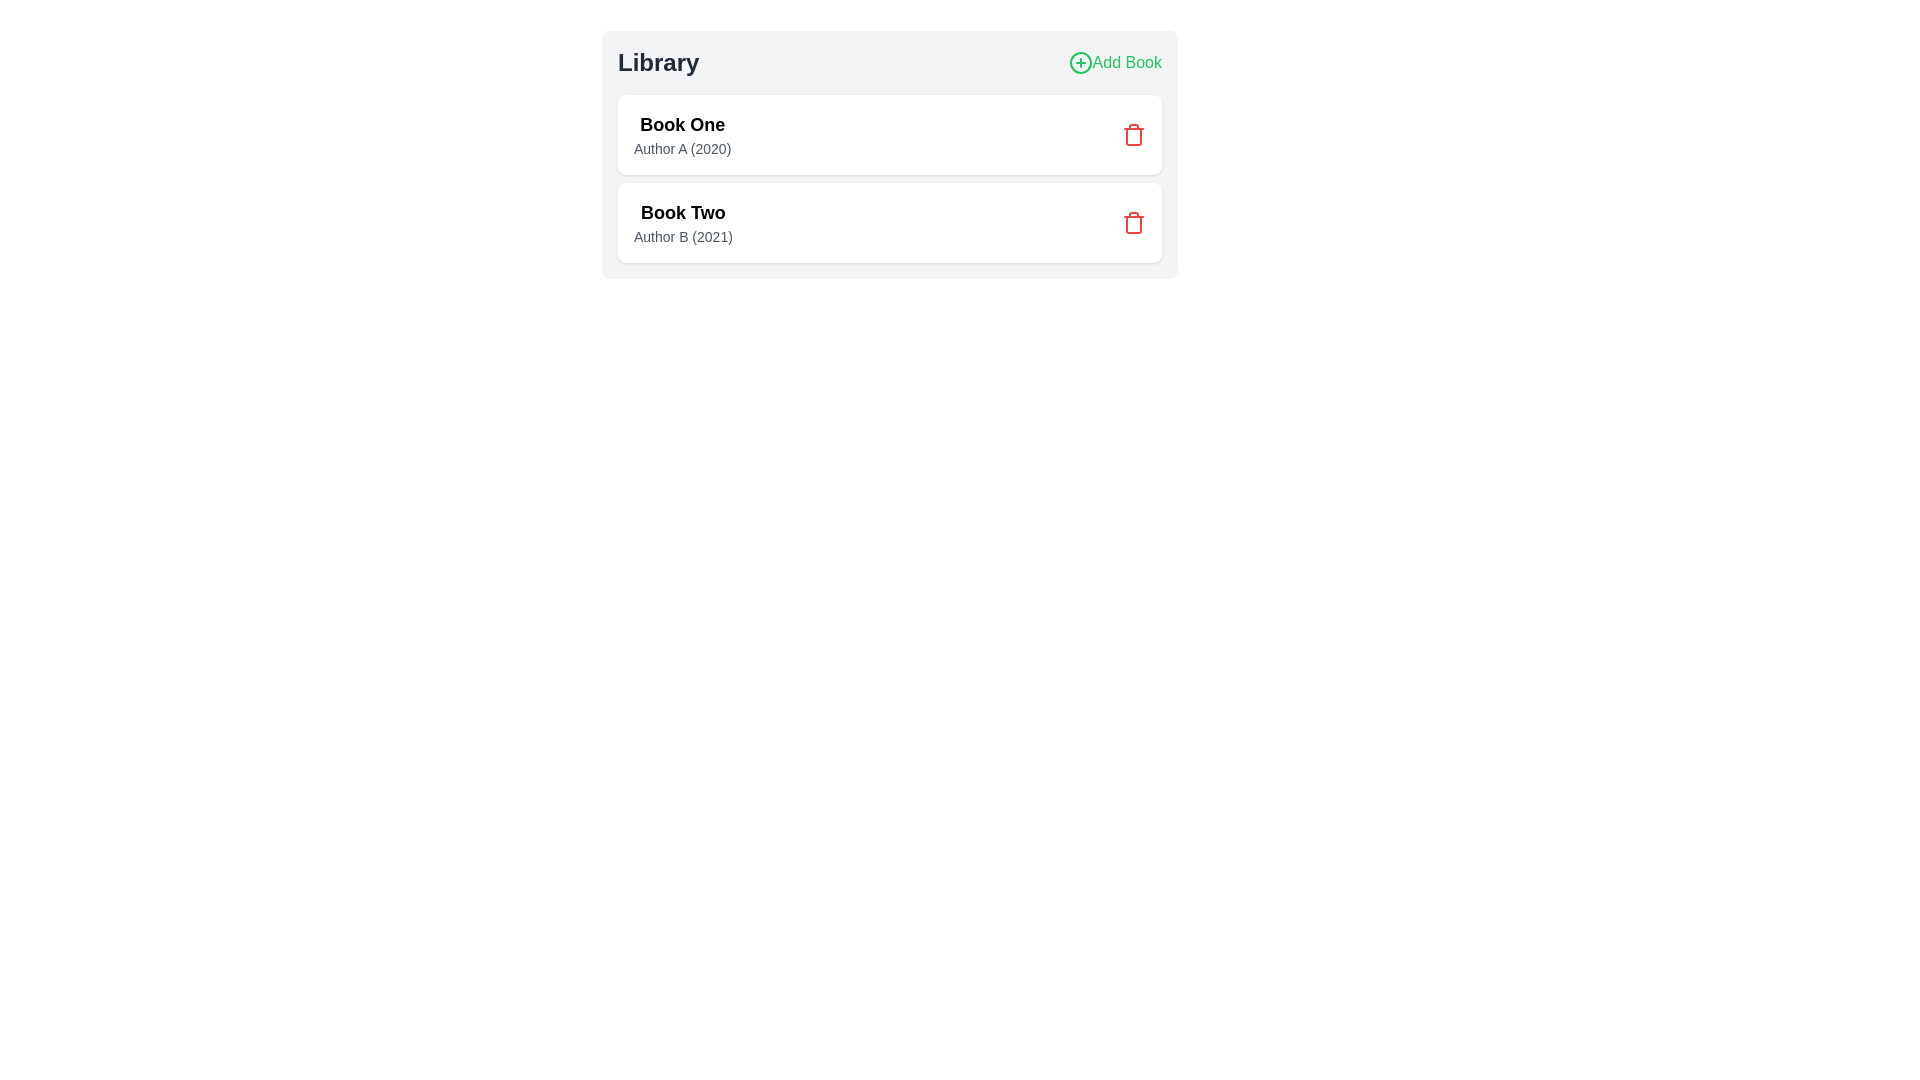 The height and width of the screenshot is (1080, 1920). I want to click on the circular green outlined button with a plus sign inside it, located in the top-right corner of the 'Library' section next to 'Add Book', so click(1079, 61).